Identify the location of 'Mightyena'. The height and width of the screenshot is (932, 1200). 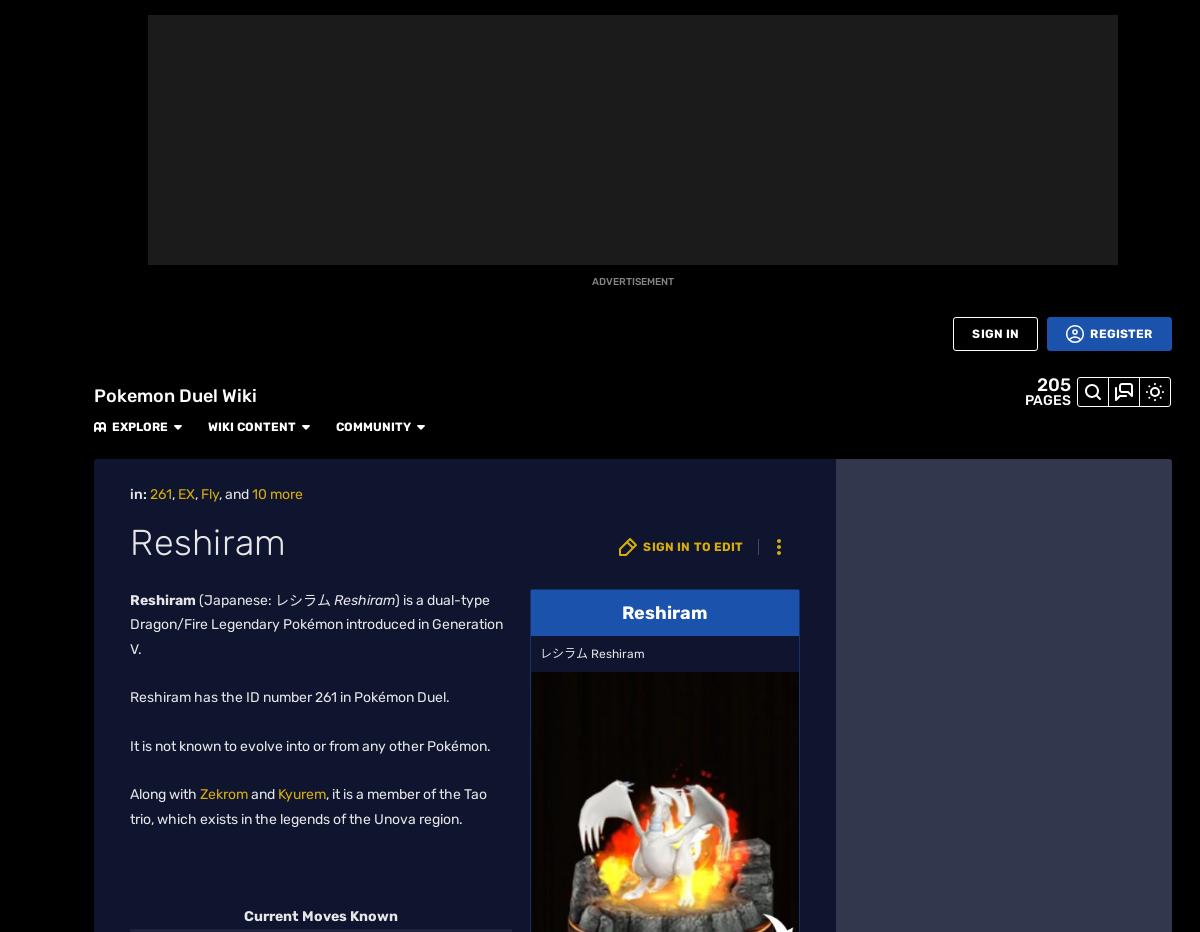
(954, 256).